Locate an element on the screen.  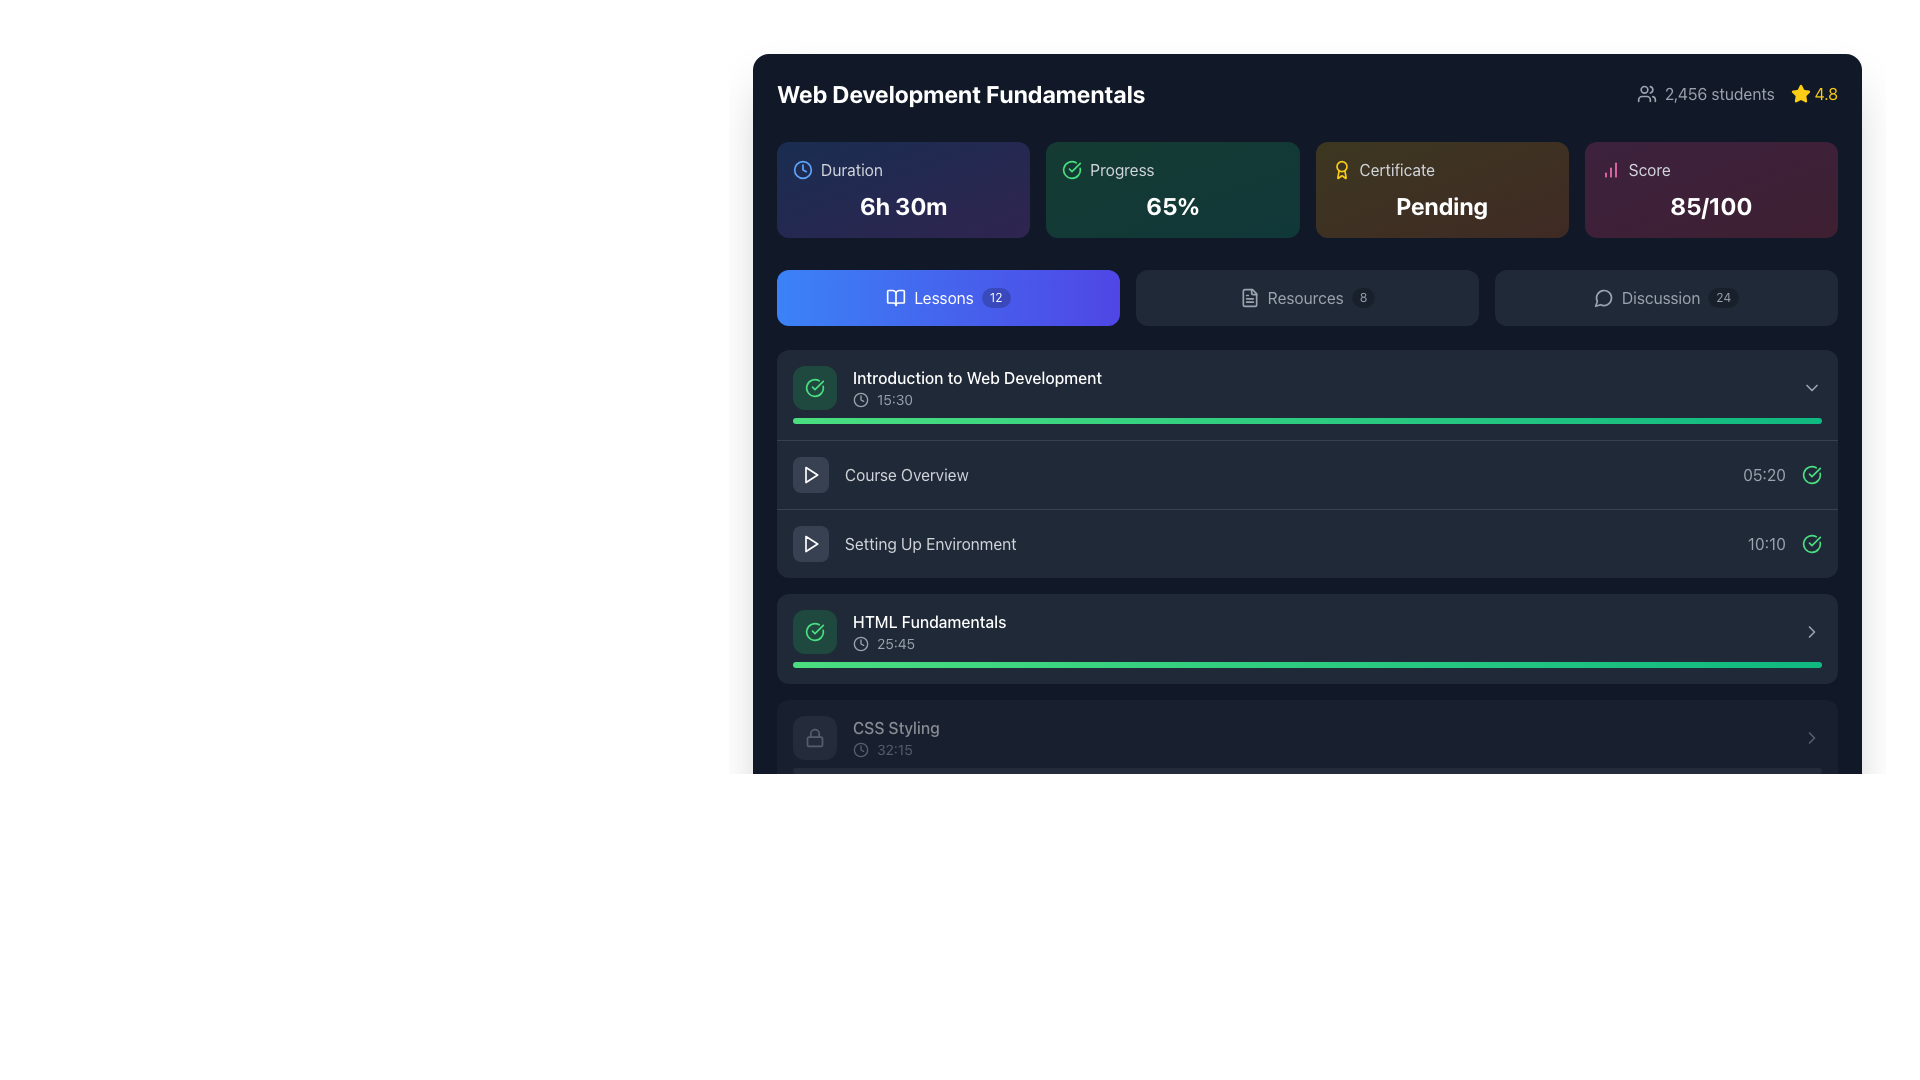
the completion icon located to the right of the timestamp '05:20', which indicates that a lesson has been successfully completed is located at coordinates (1811, 474).